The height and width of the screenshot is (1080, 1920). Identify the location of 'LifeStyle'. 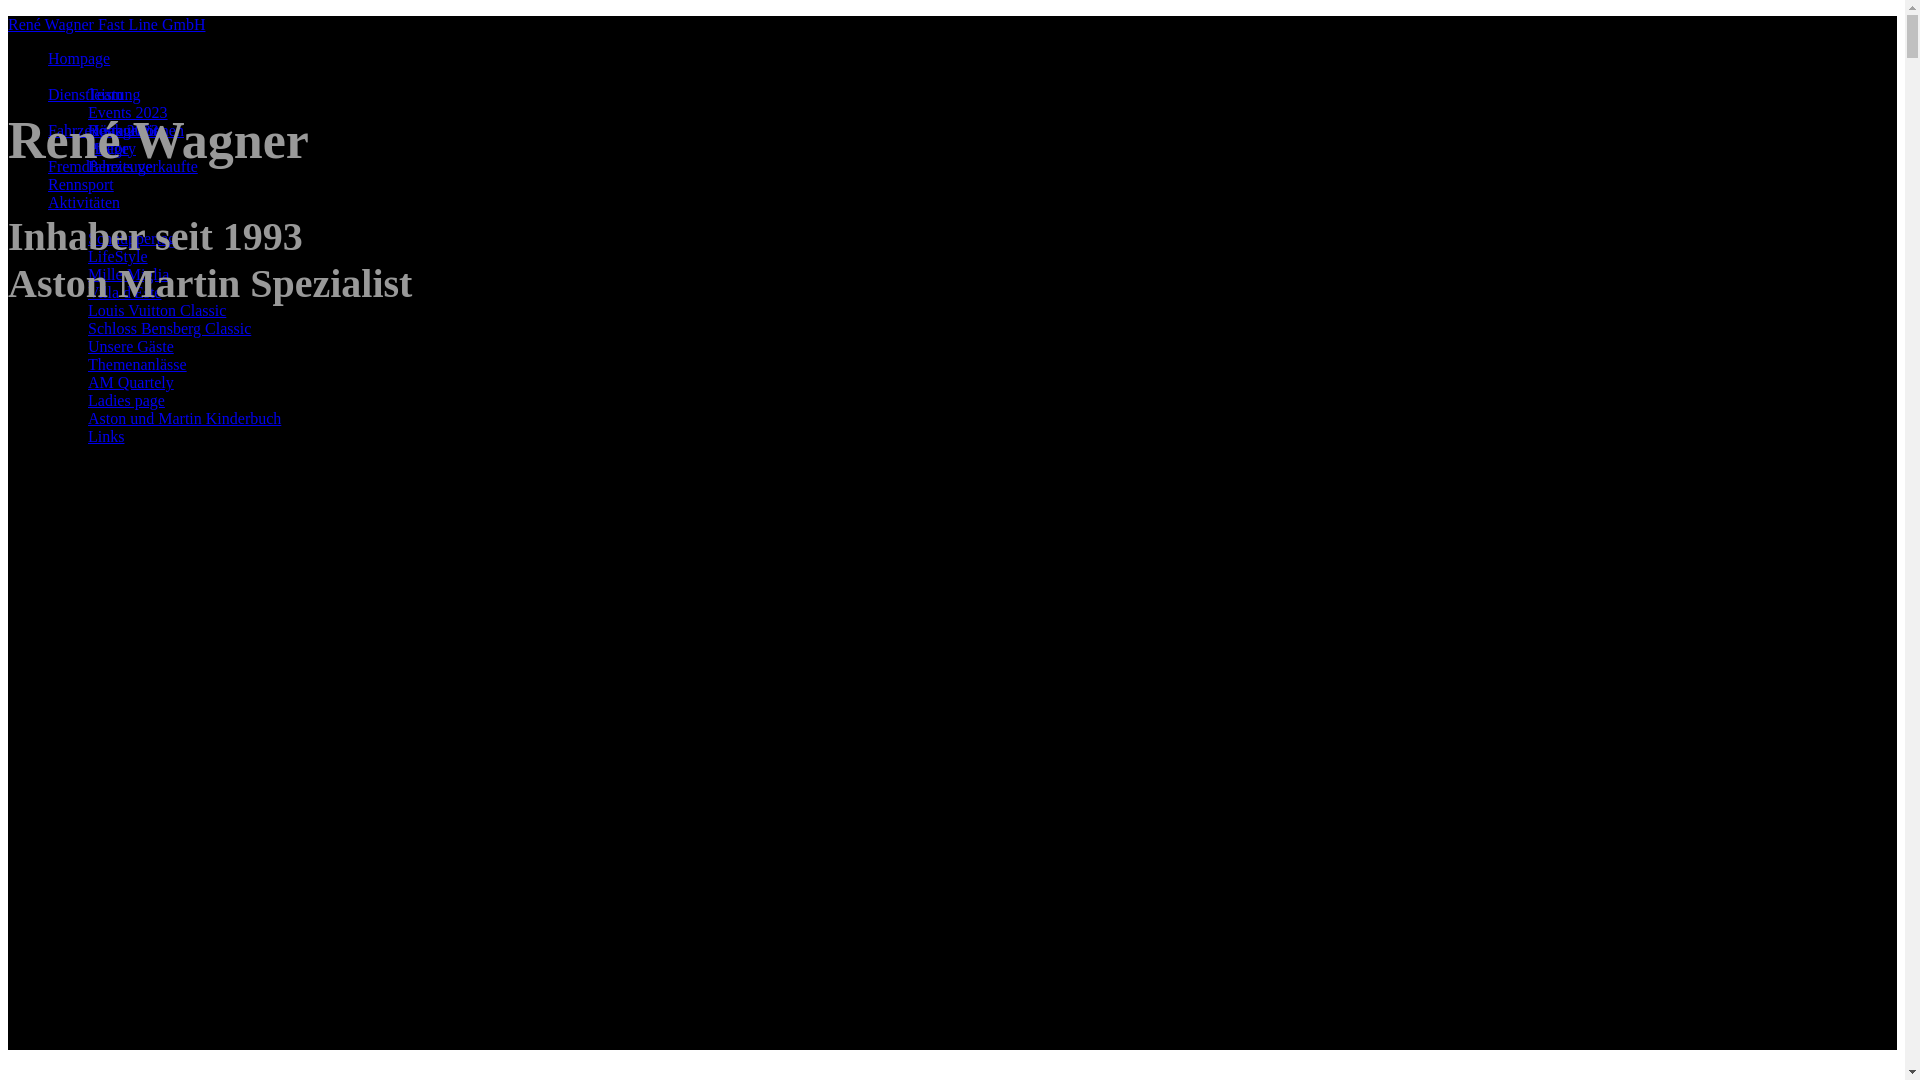
(117, 255).